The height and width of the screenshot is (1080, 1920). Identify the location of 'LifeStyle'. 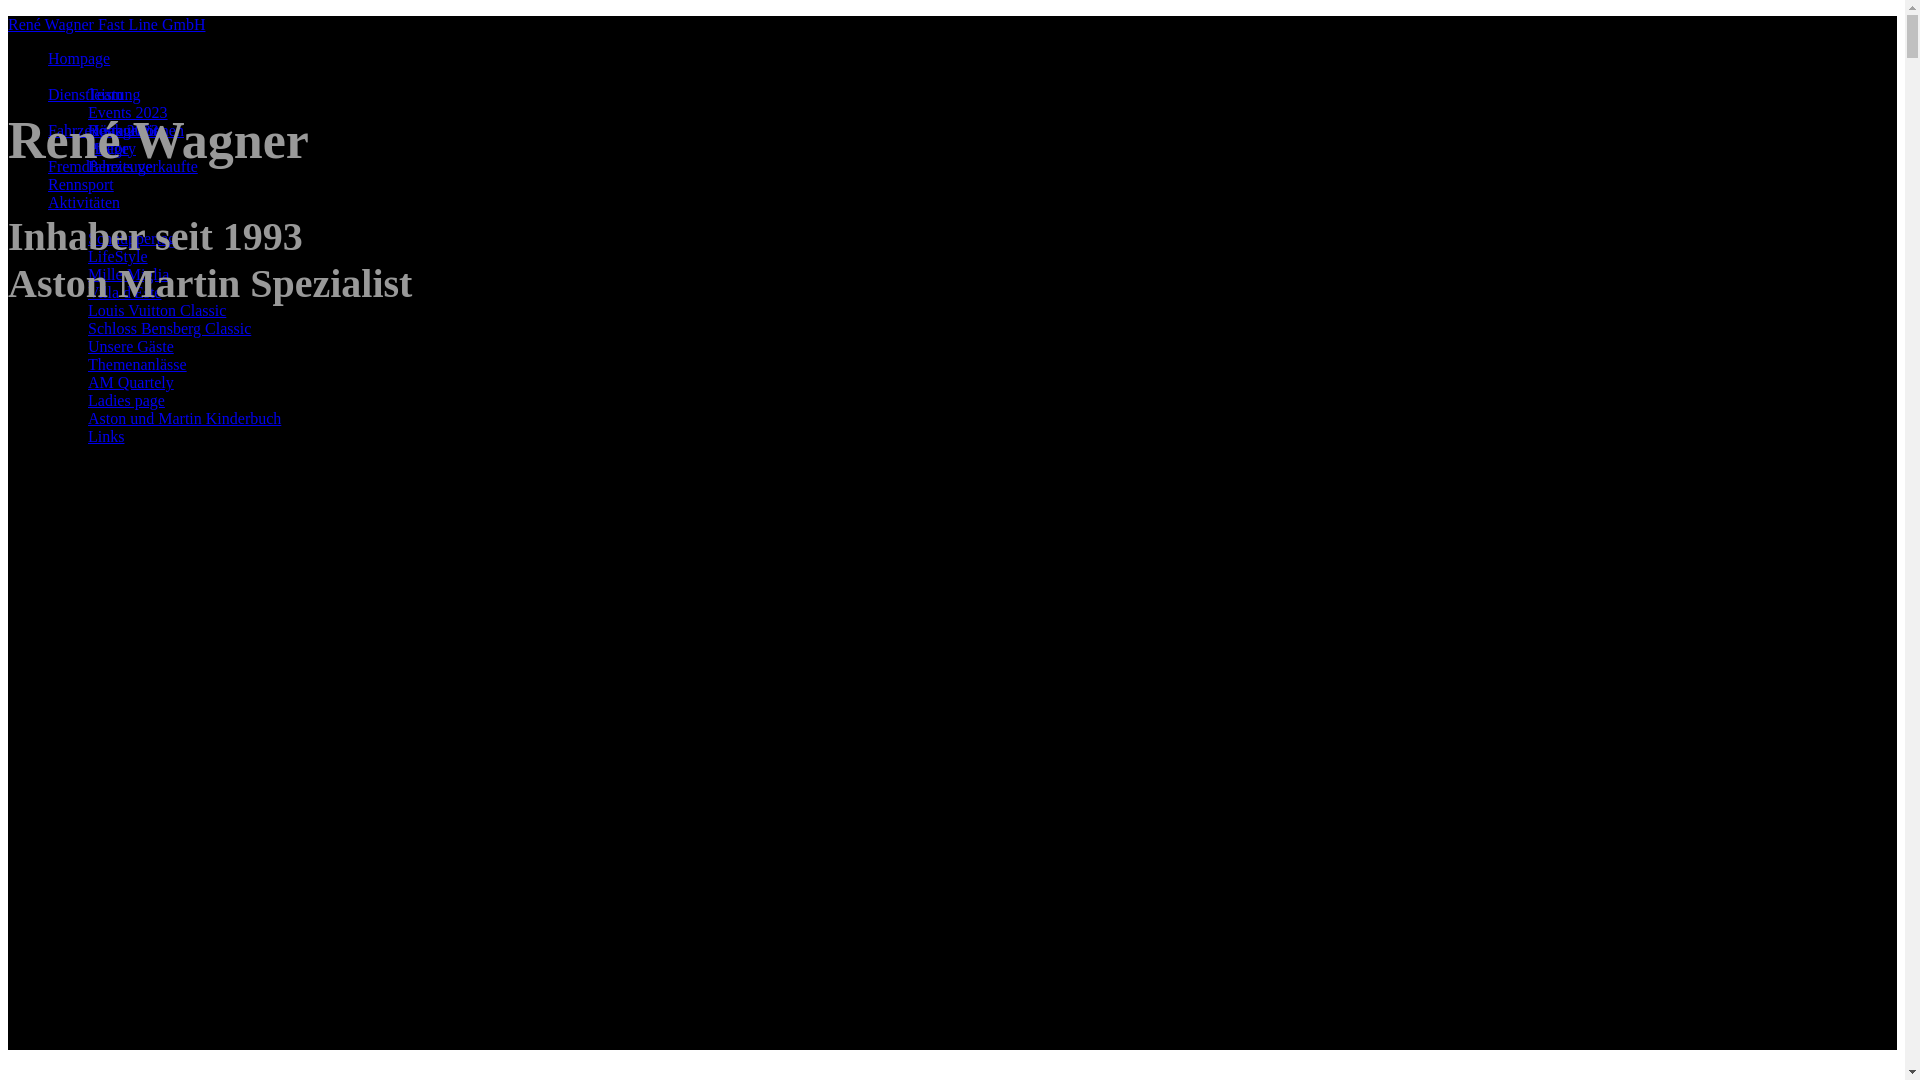
(117, 255).